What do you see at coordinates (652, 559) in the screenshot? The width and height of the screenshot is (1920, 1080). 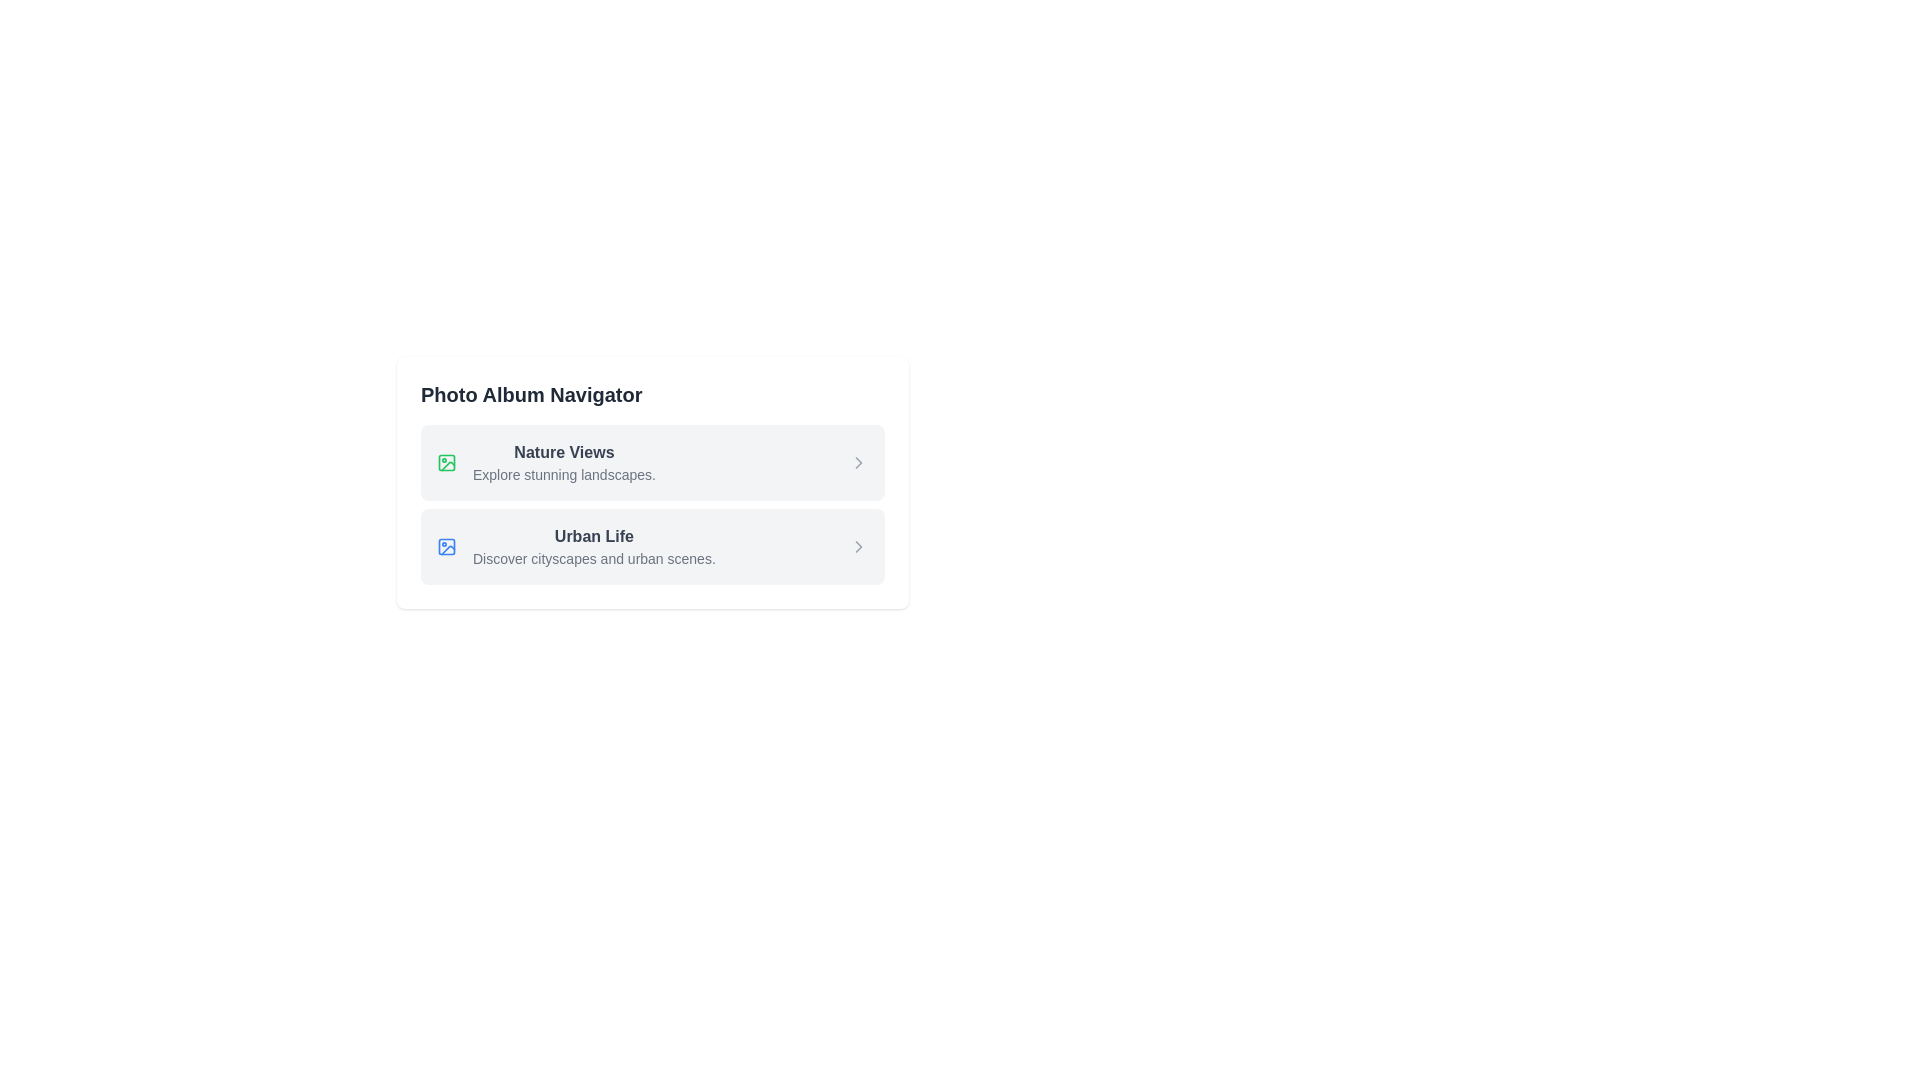 I see `the central navigation pane` at bounding box center [652, 559].